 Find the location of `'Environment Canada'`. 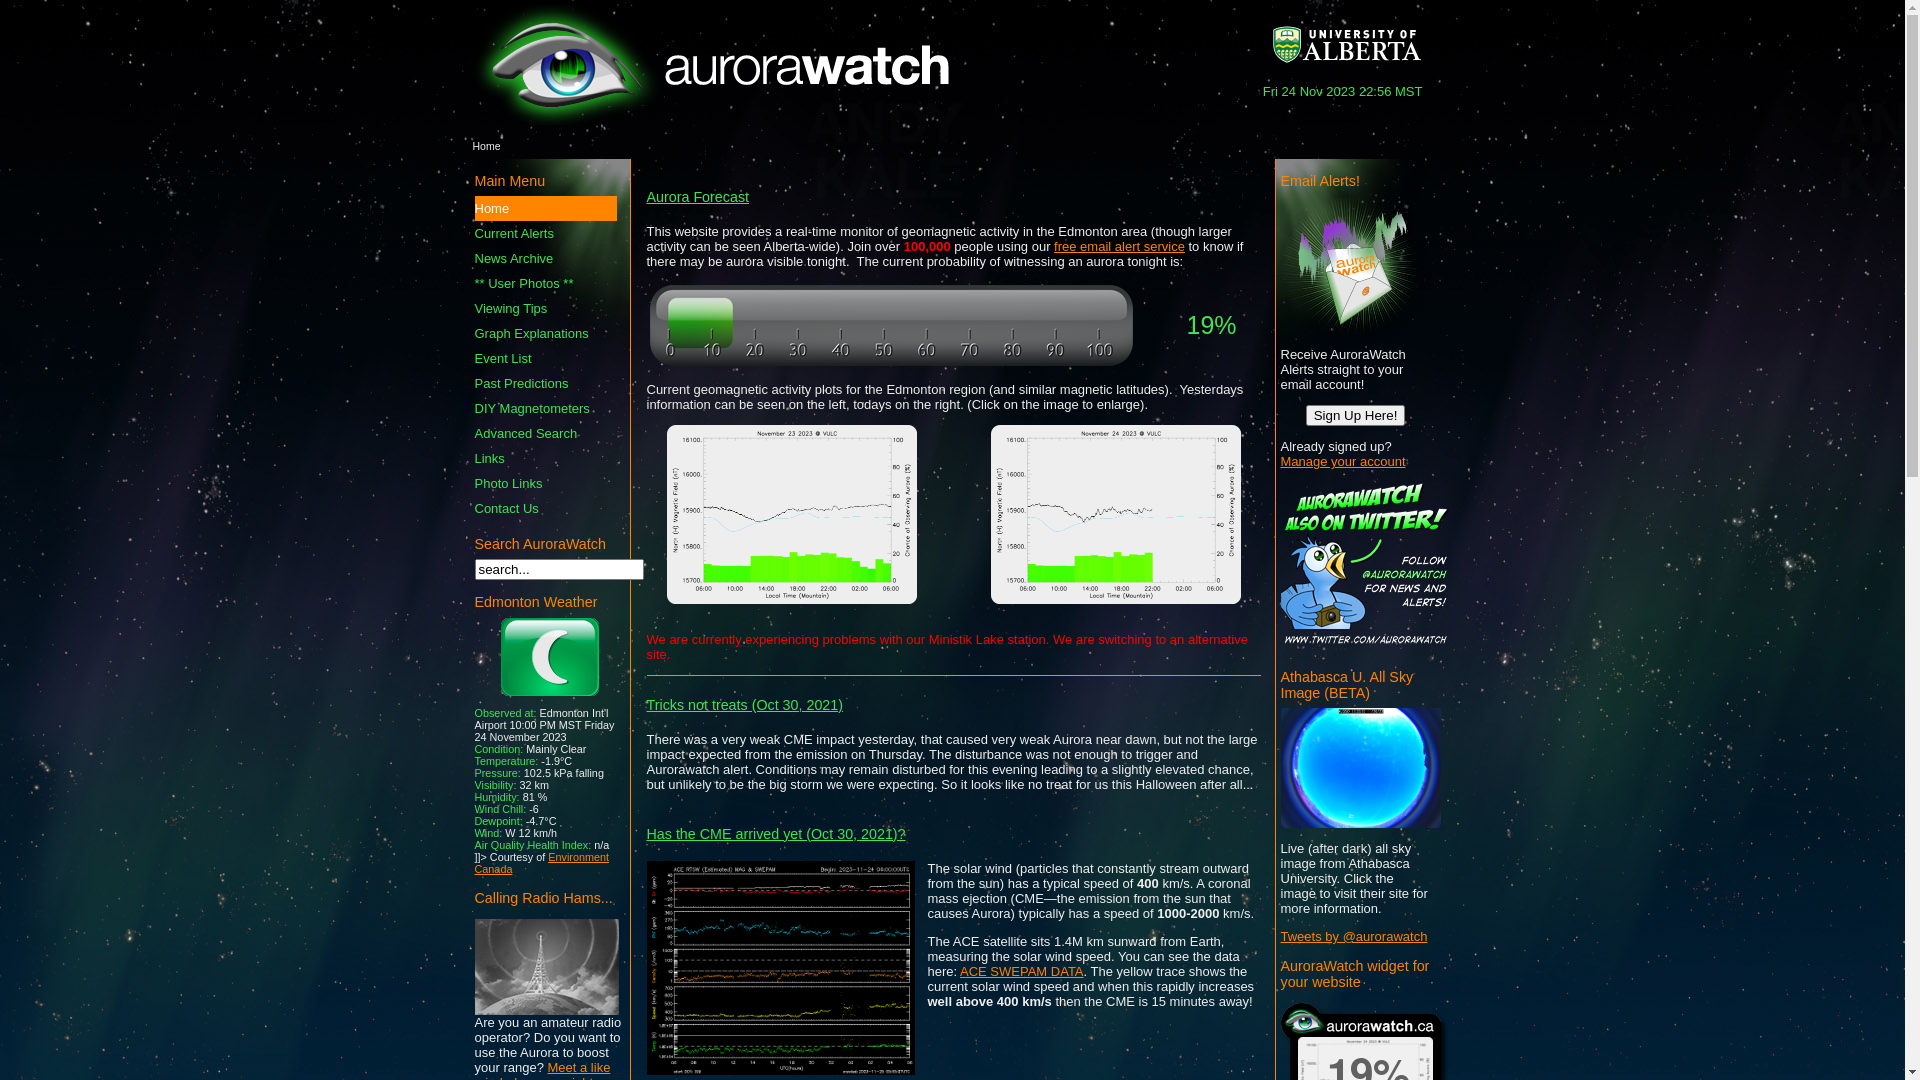

'Environment Canada' is located at coordinates (541, 862).